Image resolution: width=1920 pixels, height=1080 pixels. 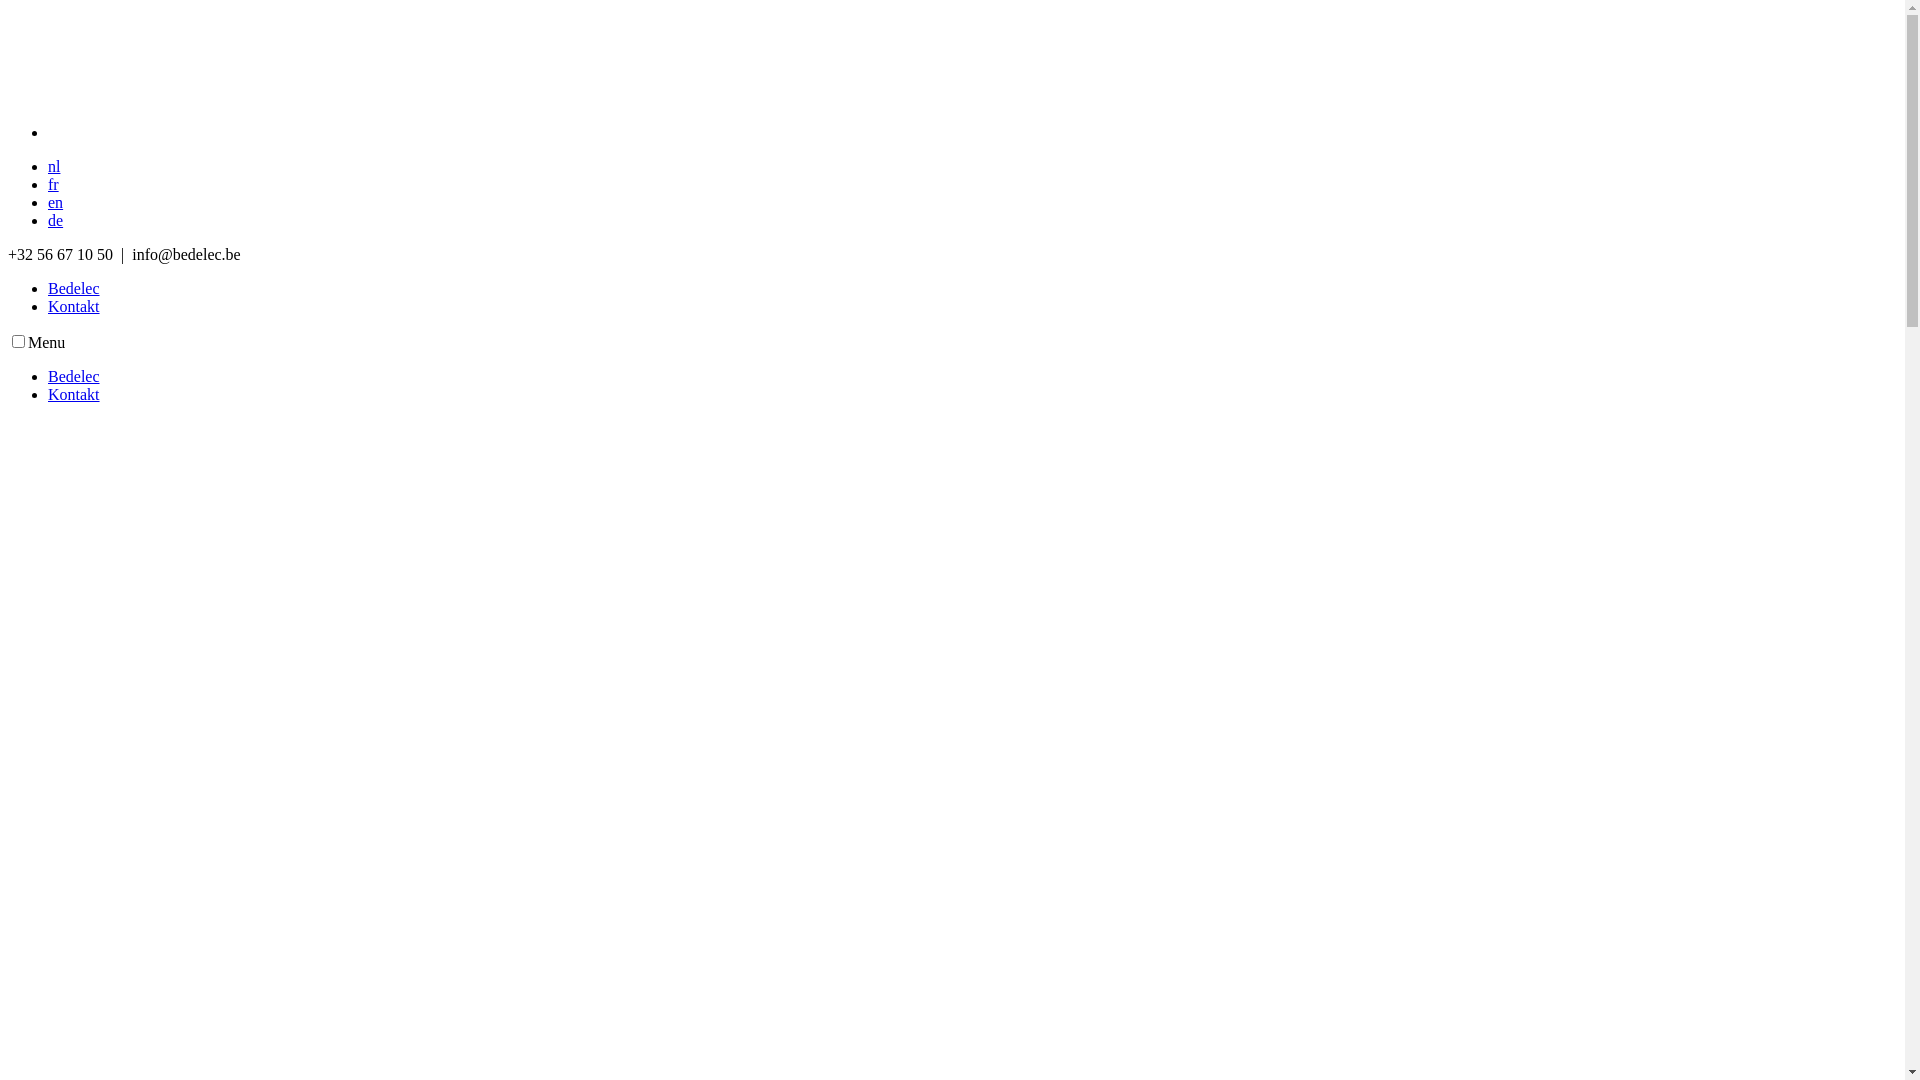 I want to click on 'fr', so click(x=53, y=184).